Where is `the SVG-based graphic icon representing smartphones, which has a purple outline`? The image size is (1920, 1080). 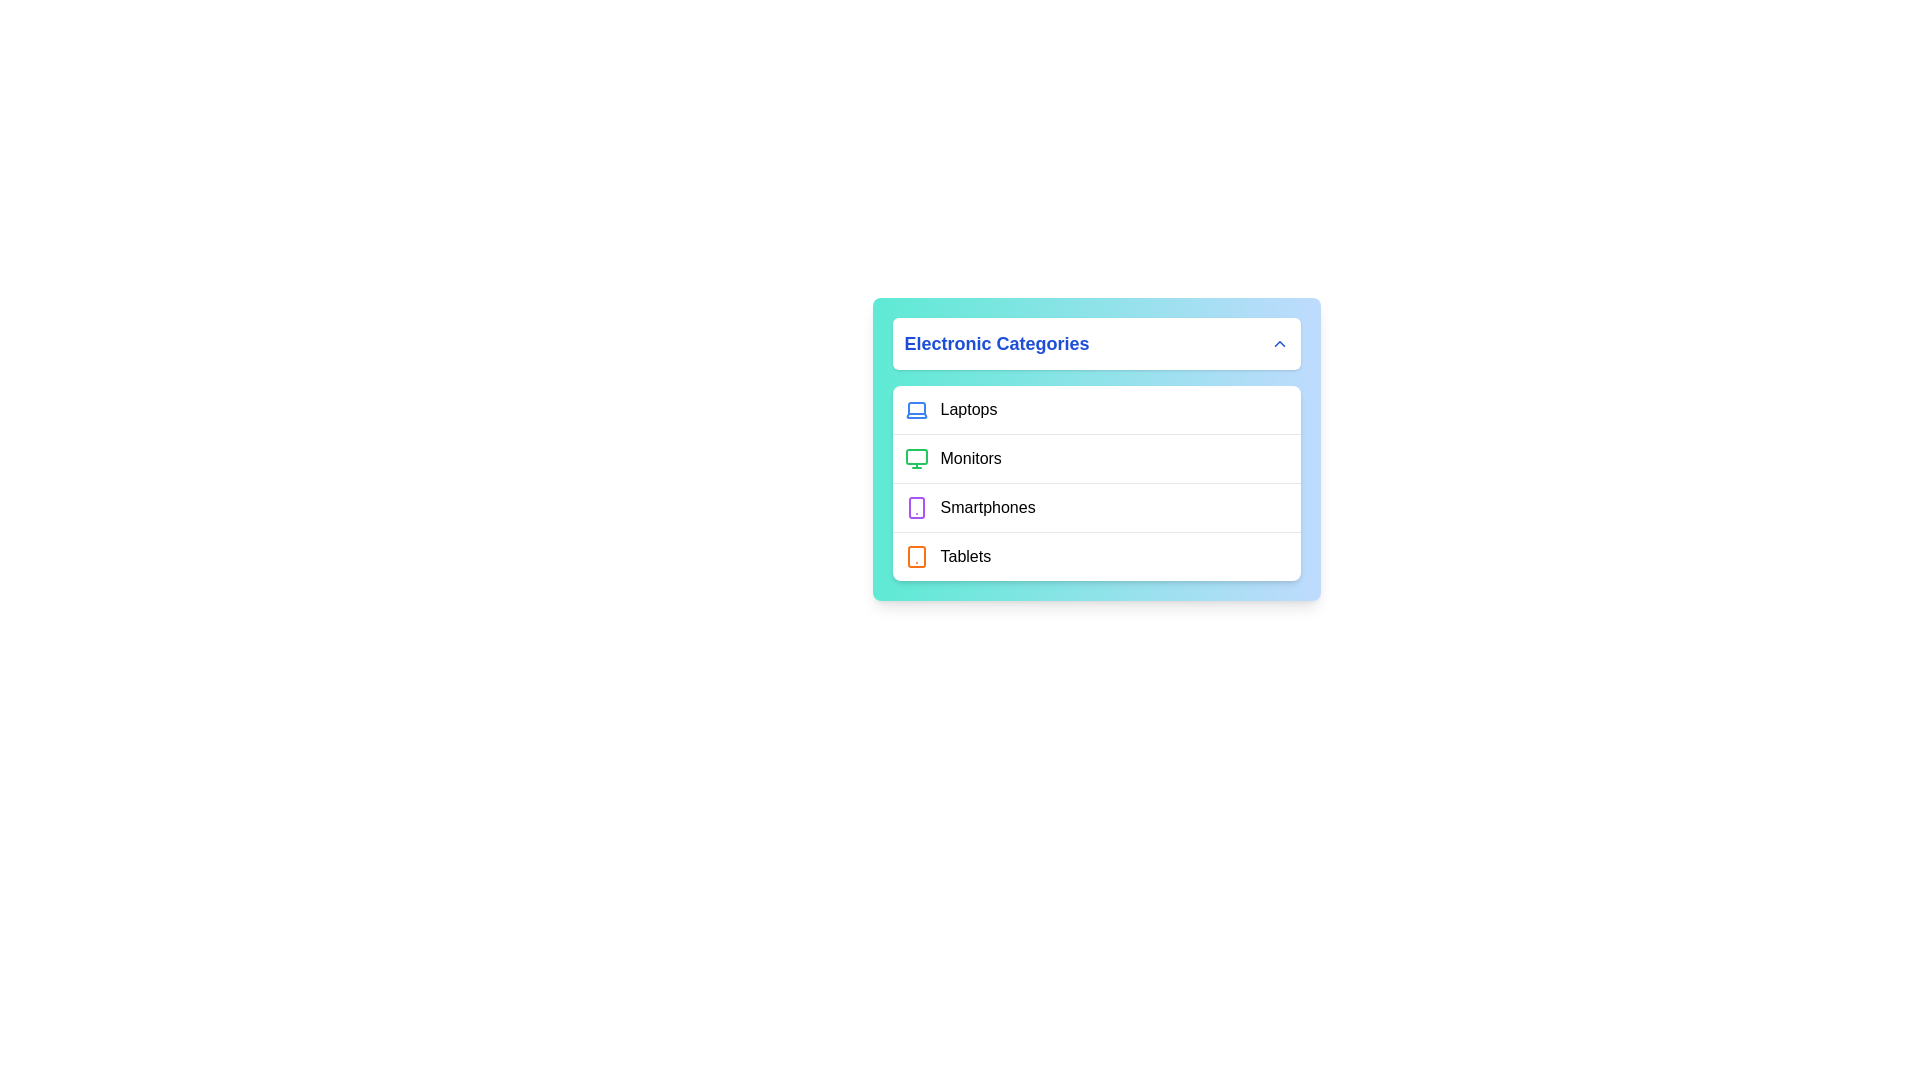 the SVG-based graphic icon representing smartphones, which has a purple outline is located at coordinates (915, 507).